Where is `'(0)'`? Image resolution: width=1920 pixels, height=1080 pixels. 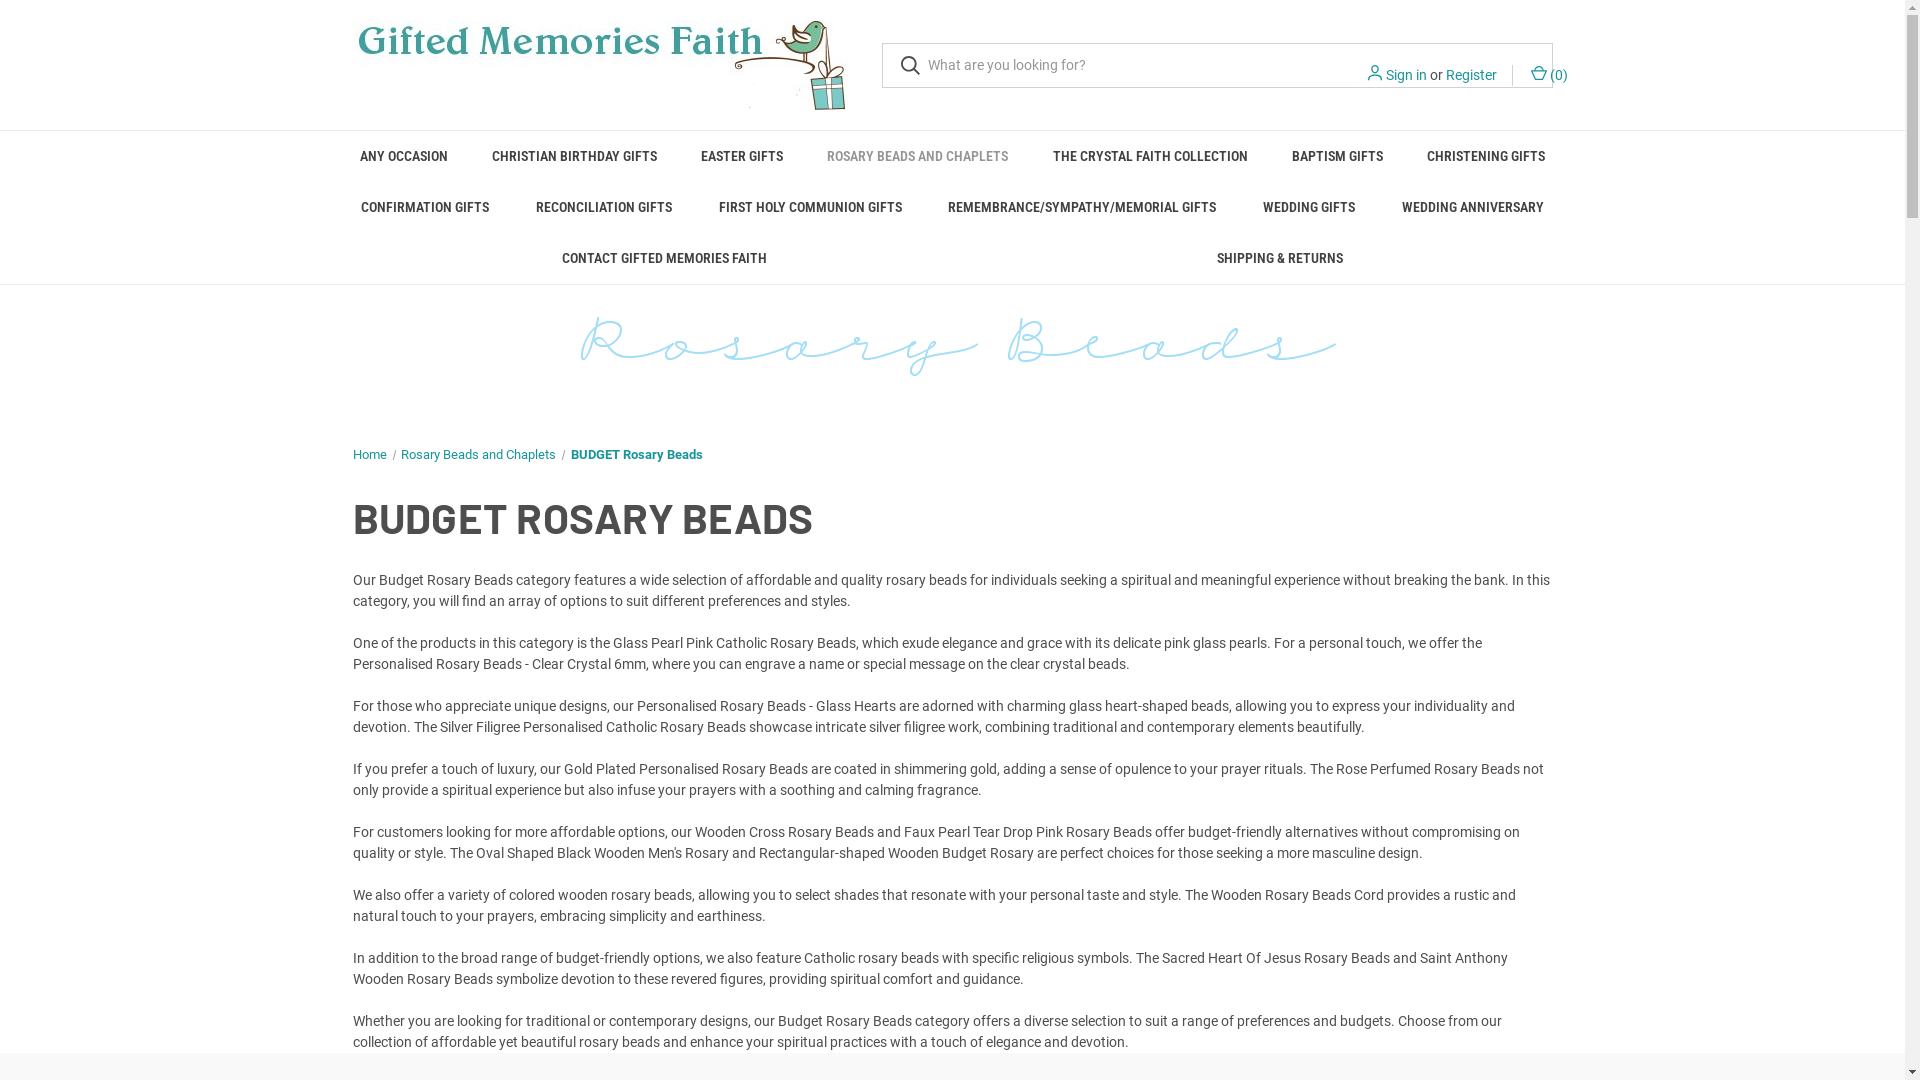
'(0)' is located at coordinates (1546, 74).